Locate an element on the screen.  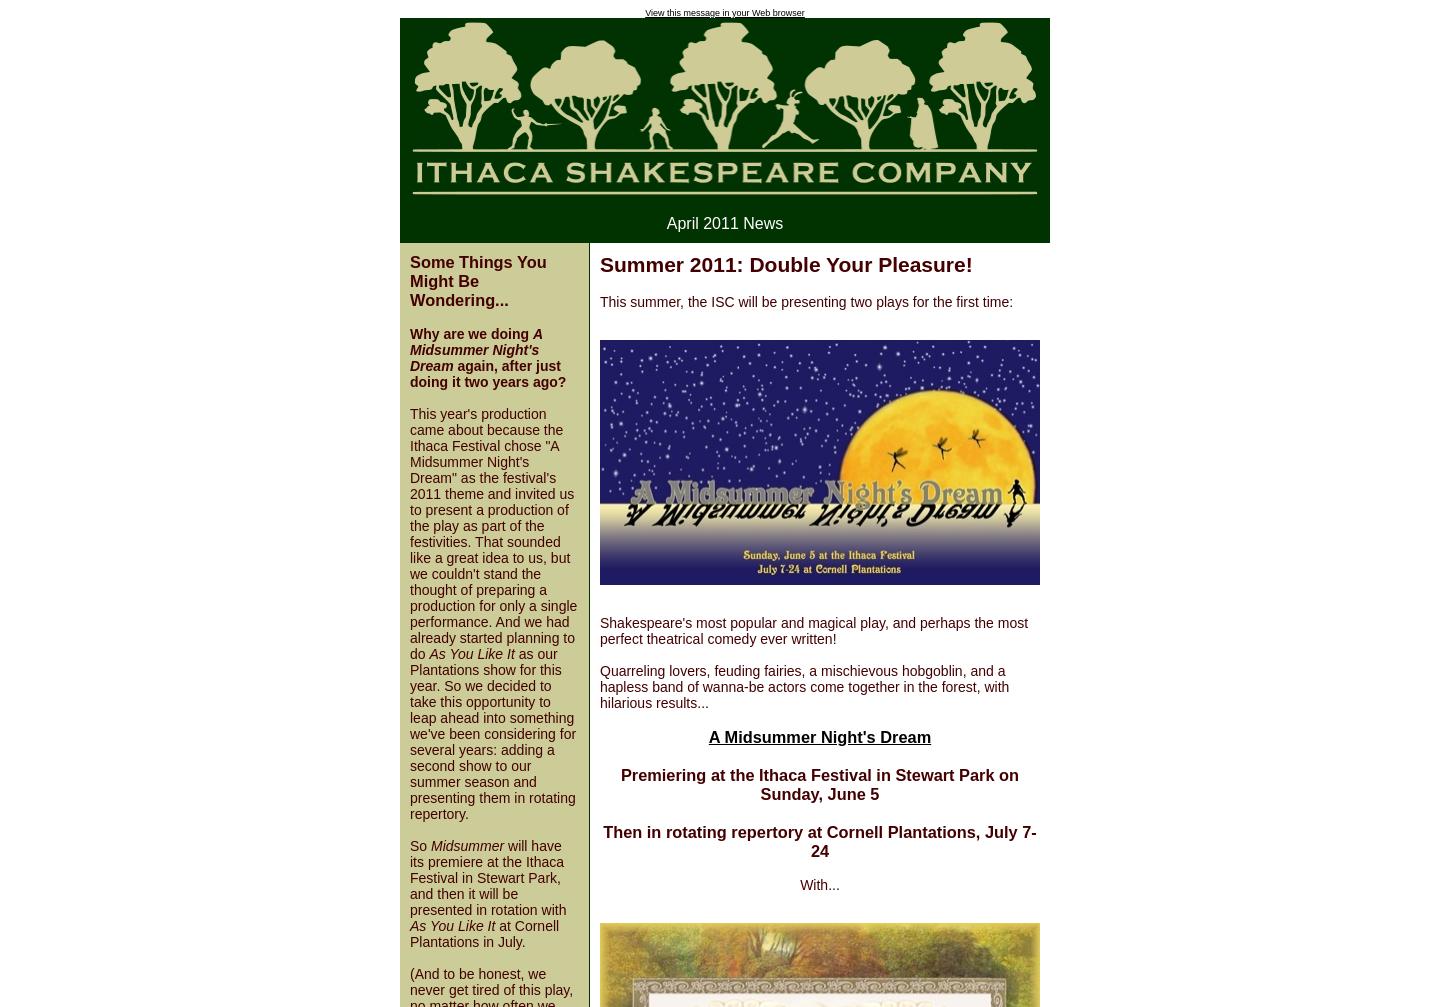
'Premiering at the Ithaca Festival in Stewart Park on Sunday, June 5' is located at coordinates (819, 782).